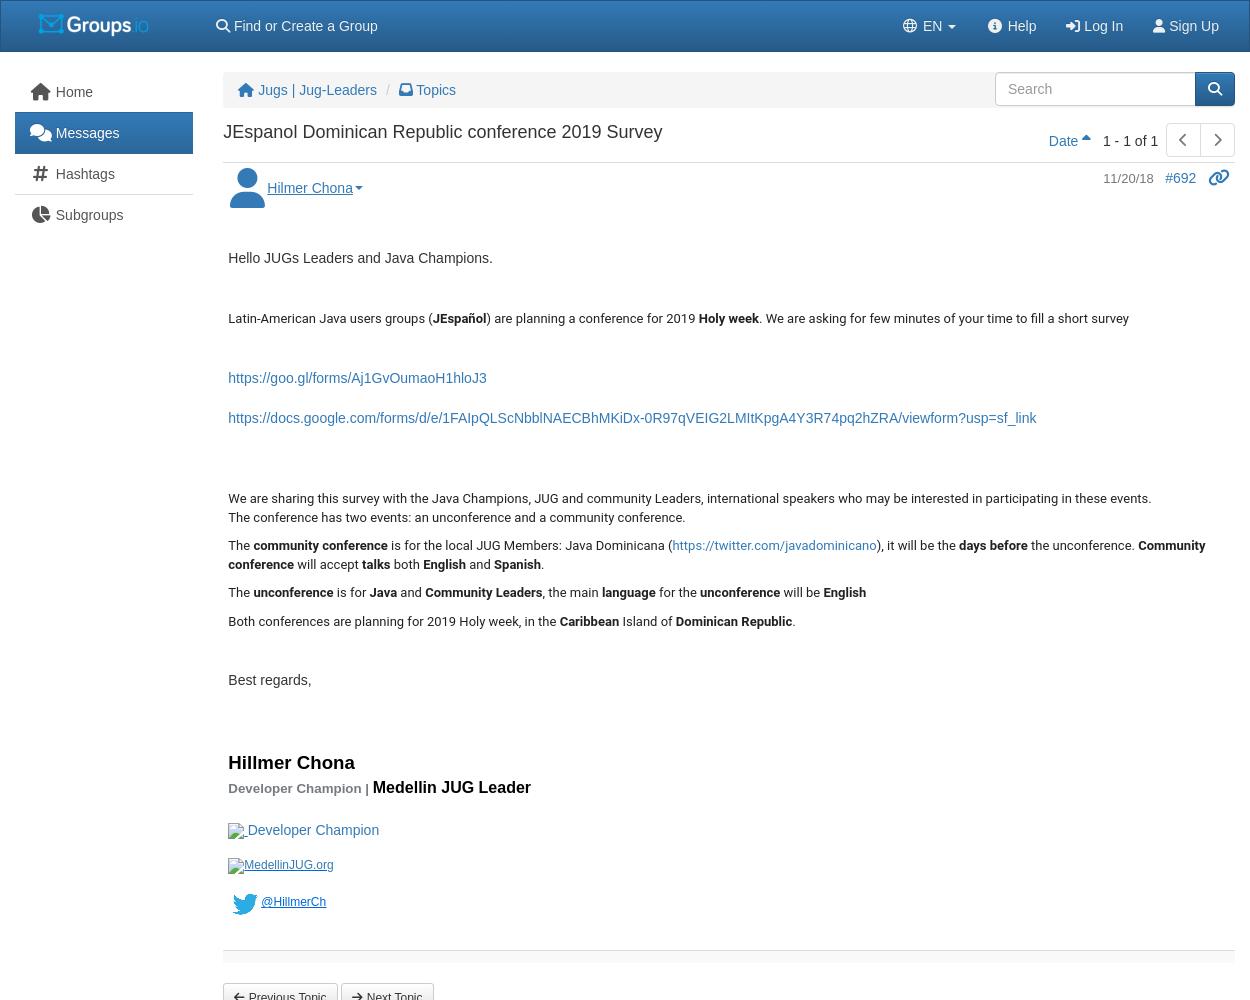 This screenshot has width=1250, height=1000. I want to click on 'Find or Create a Group', so click(303, 26).